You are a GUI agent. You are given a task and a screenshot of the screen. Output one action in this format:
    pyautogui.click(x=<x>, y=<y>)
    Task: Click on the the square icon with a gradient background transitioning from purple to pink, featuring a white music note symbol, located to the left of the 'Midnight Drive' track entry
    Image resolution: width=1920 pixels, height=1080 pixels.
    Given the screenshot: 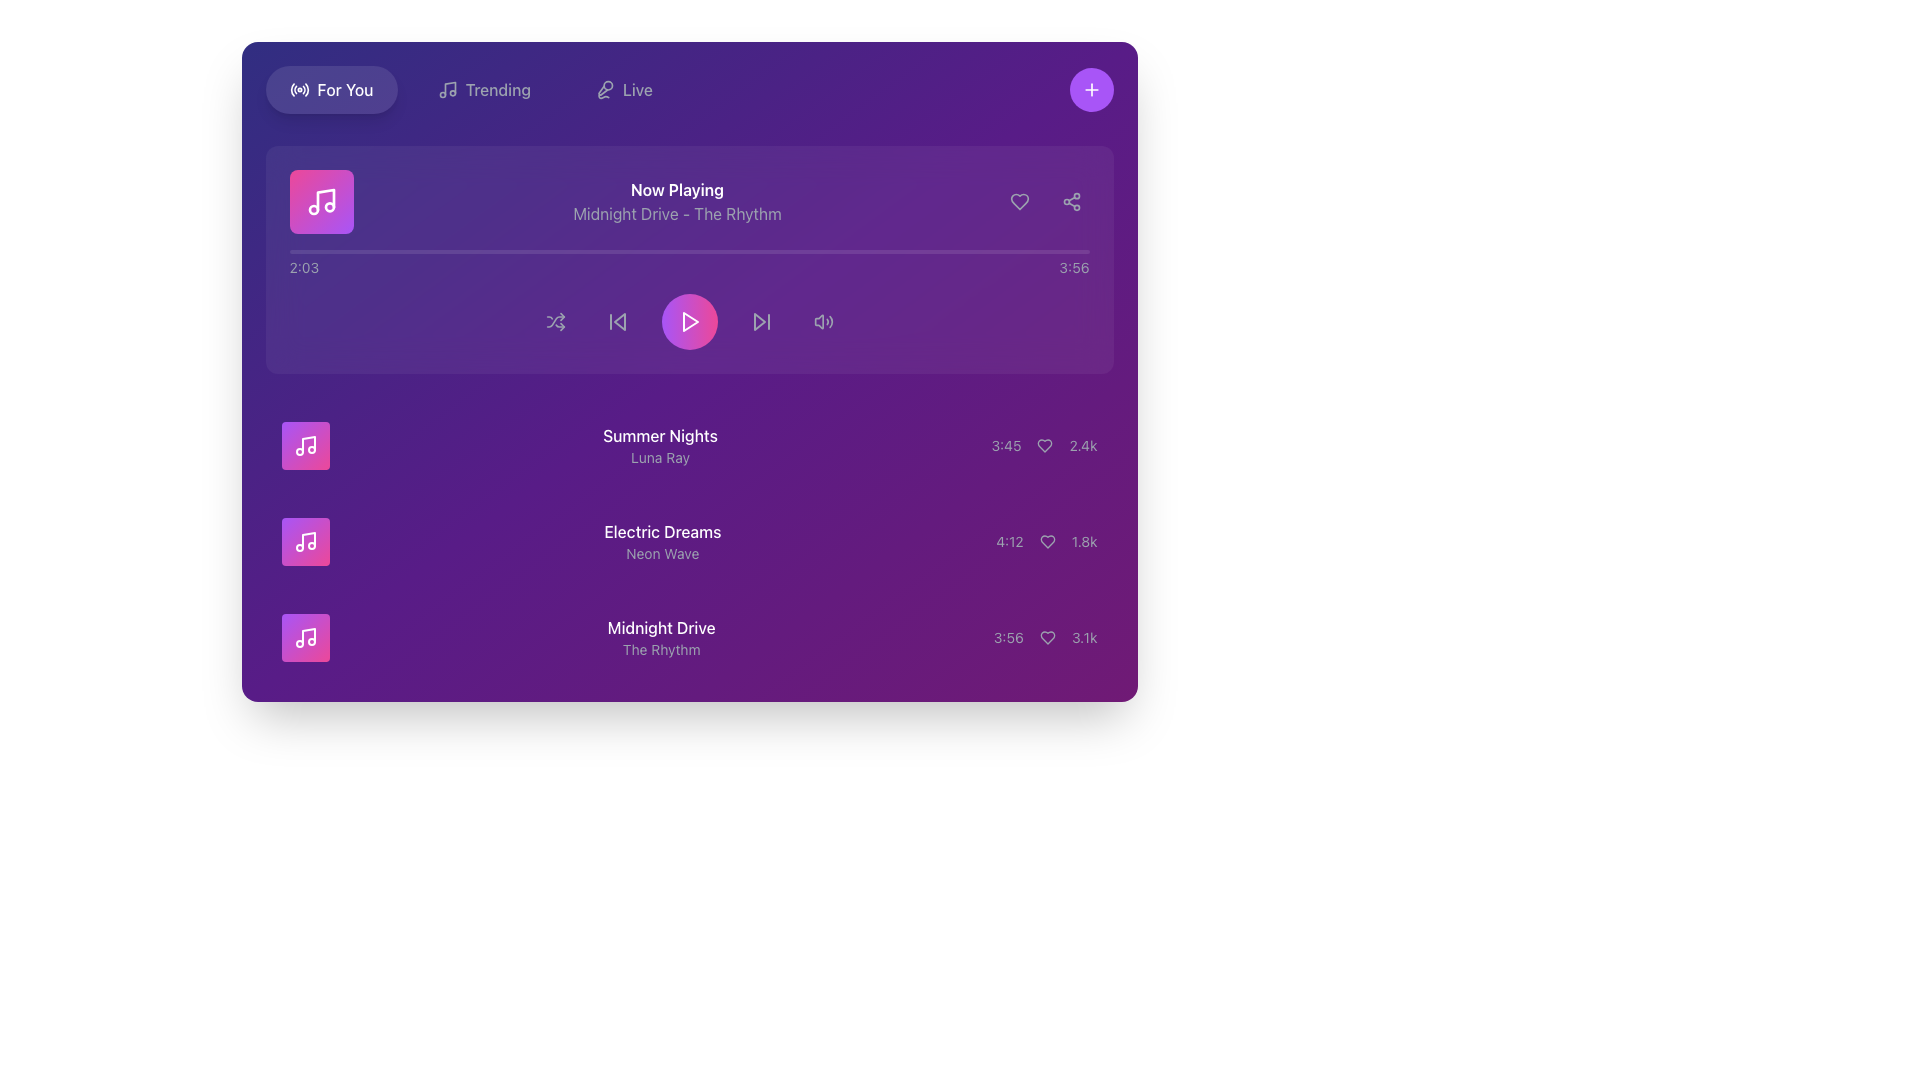 What is the action you would take?
    pyautogui.click(x=304, y=637)
    